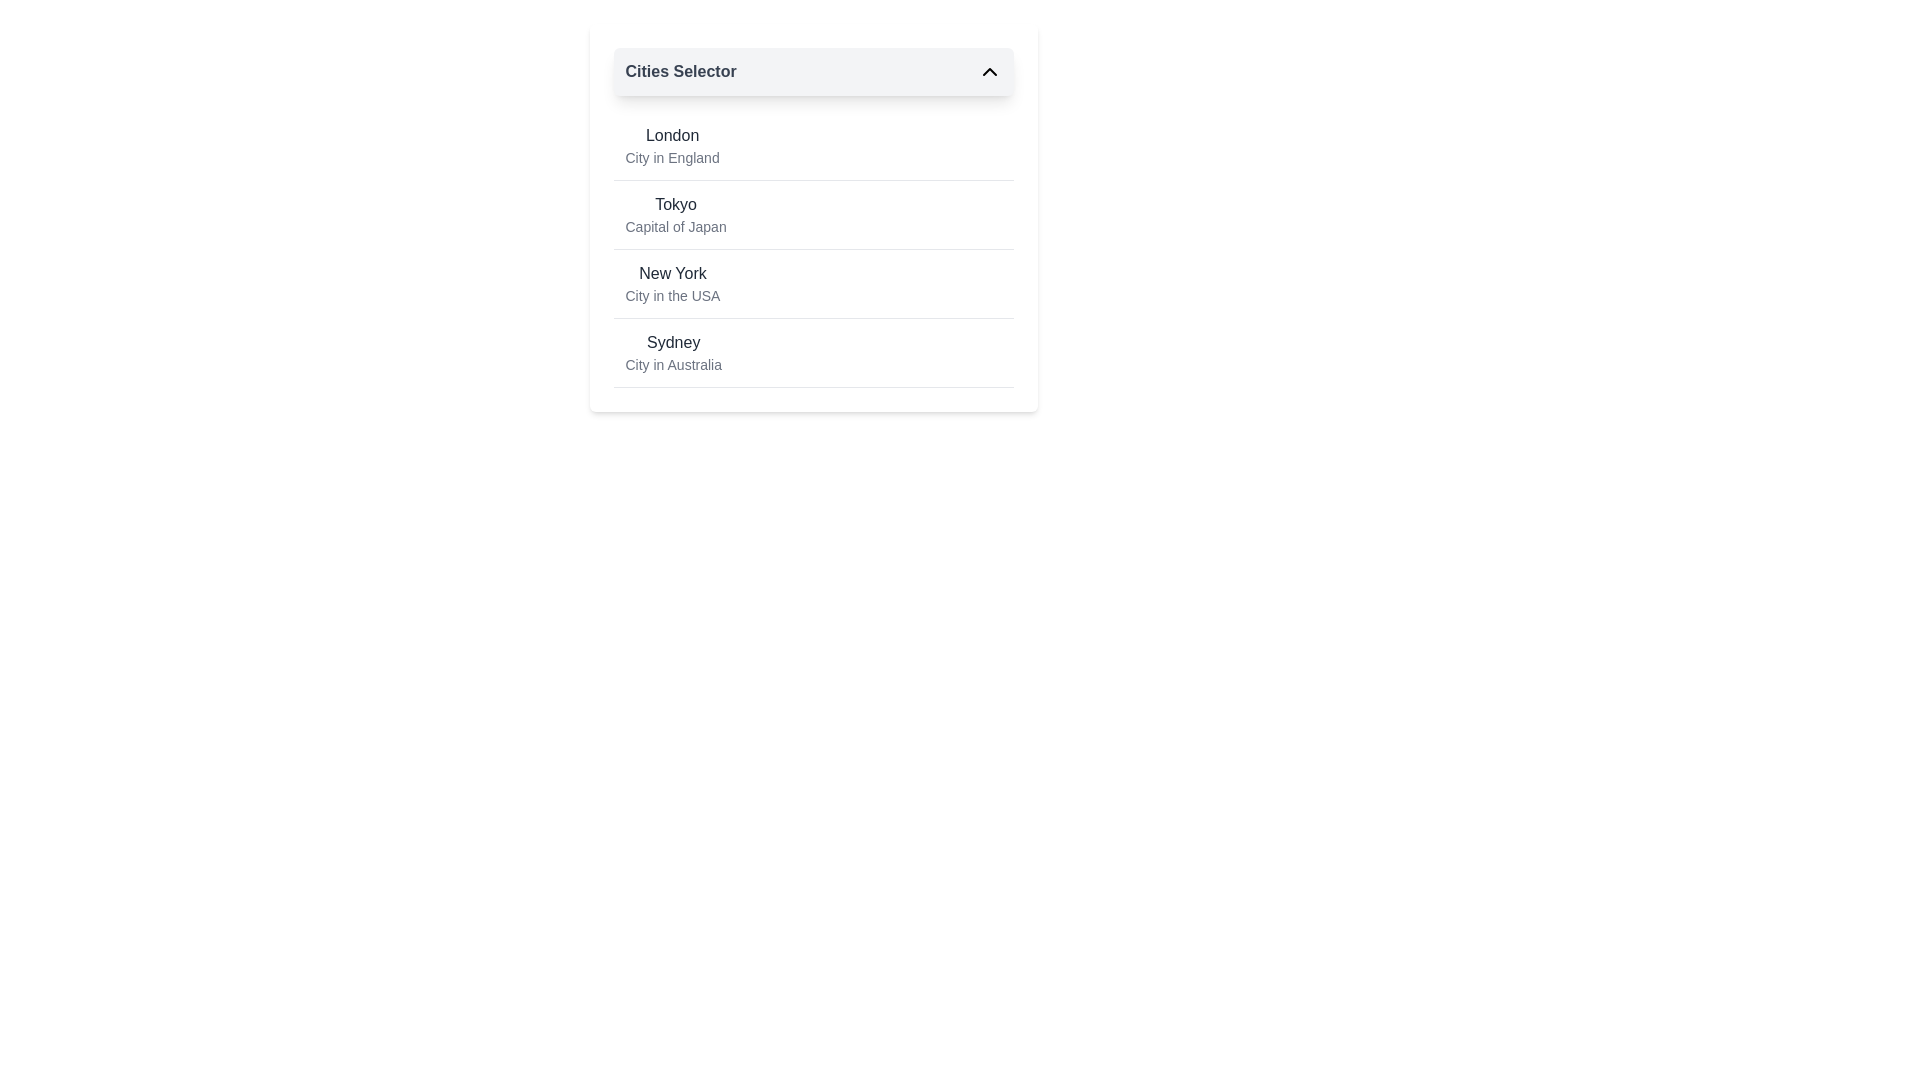  What do you see at coordinates (813, 145) in the screenshot?
I see `the first list item labeled 'London' under the 'Cities Selector' for keyboard navigation` at bounding box center [813, 145].